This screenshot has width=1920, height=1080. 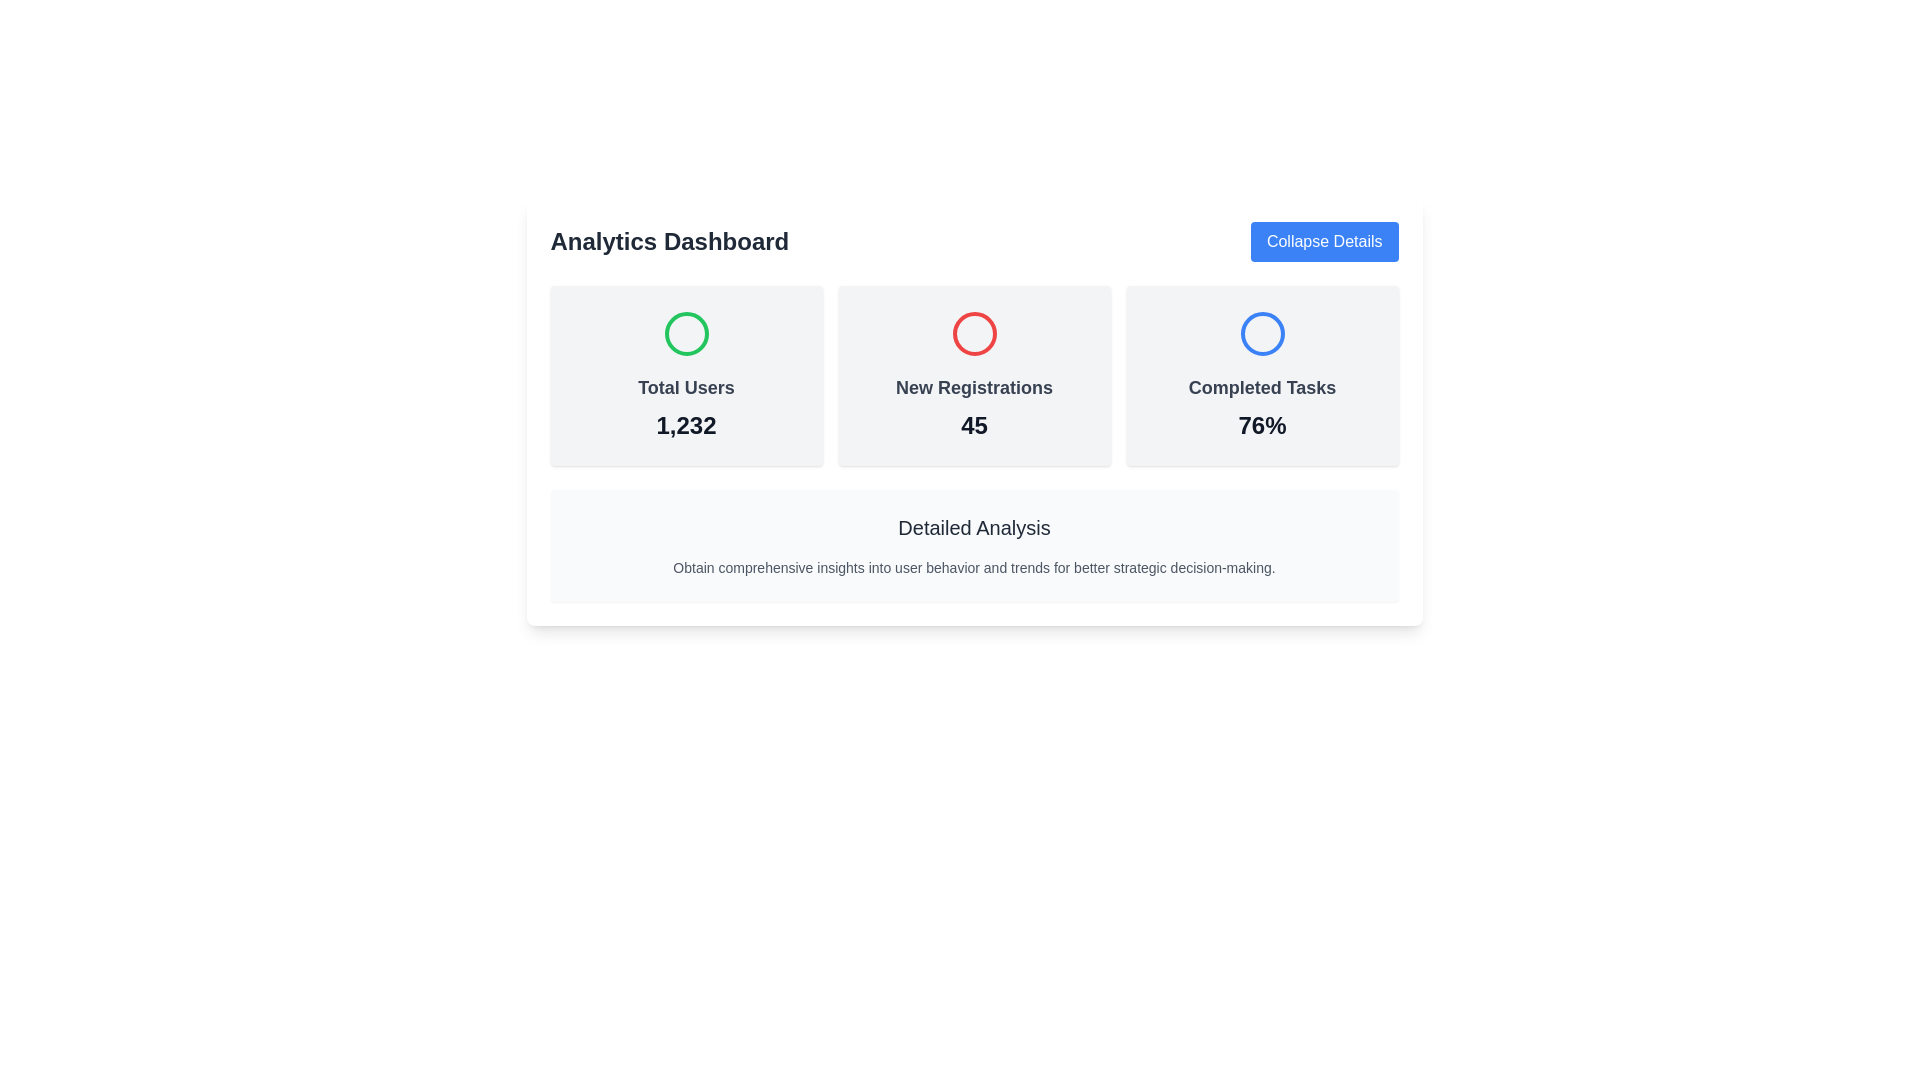 What do you see at coordinates (1261, 388) in the screenshot?
I see `the descriptive label that provides context to the associated percentage metric, located below a circular icon and above the percentage label ('76%')` at bounding box center [1261, 388].